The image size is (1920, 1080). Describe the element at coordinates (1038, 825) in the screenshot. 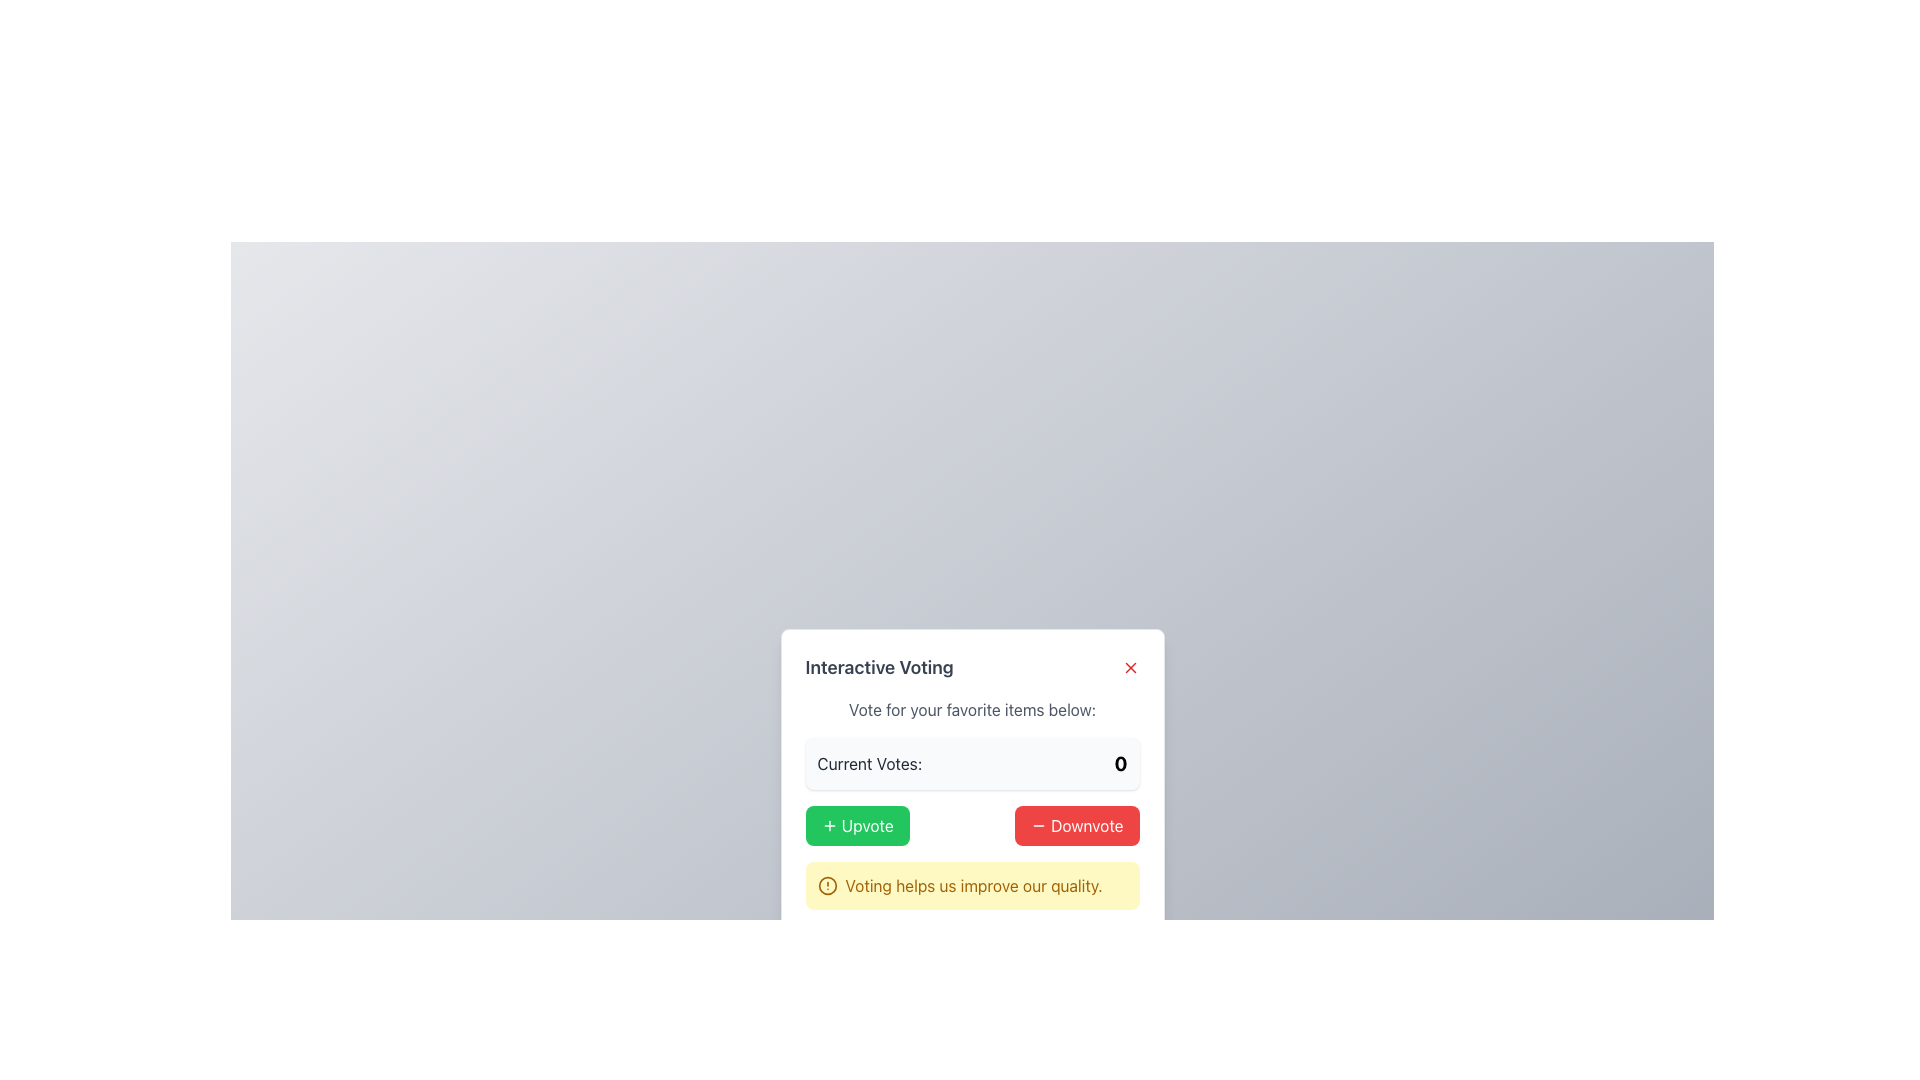

I see `the 'Downvote' button that visually represents the decrement action in the interactive voting interface located at the bottom center of the modal dialog` at that location.